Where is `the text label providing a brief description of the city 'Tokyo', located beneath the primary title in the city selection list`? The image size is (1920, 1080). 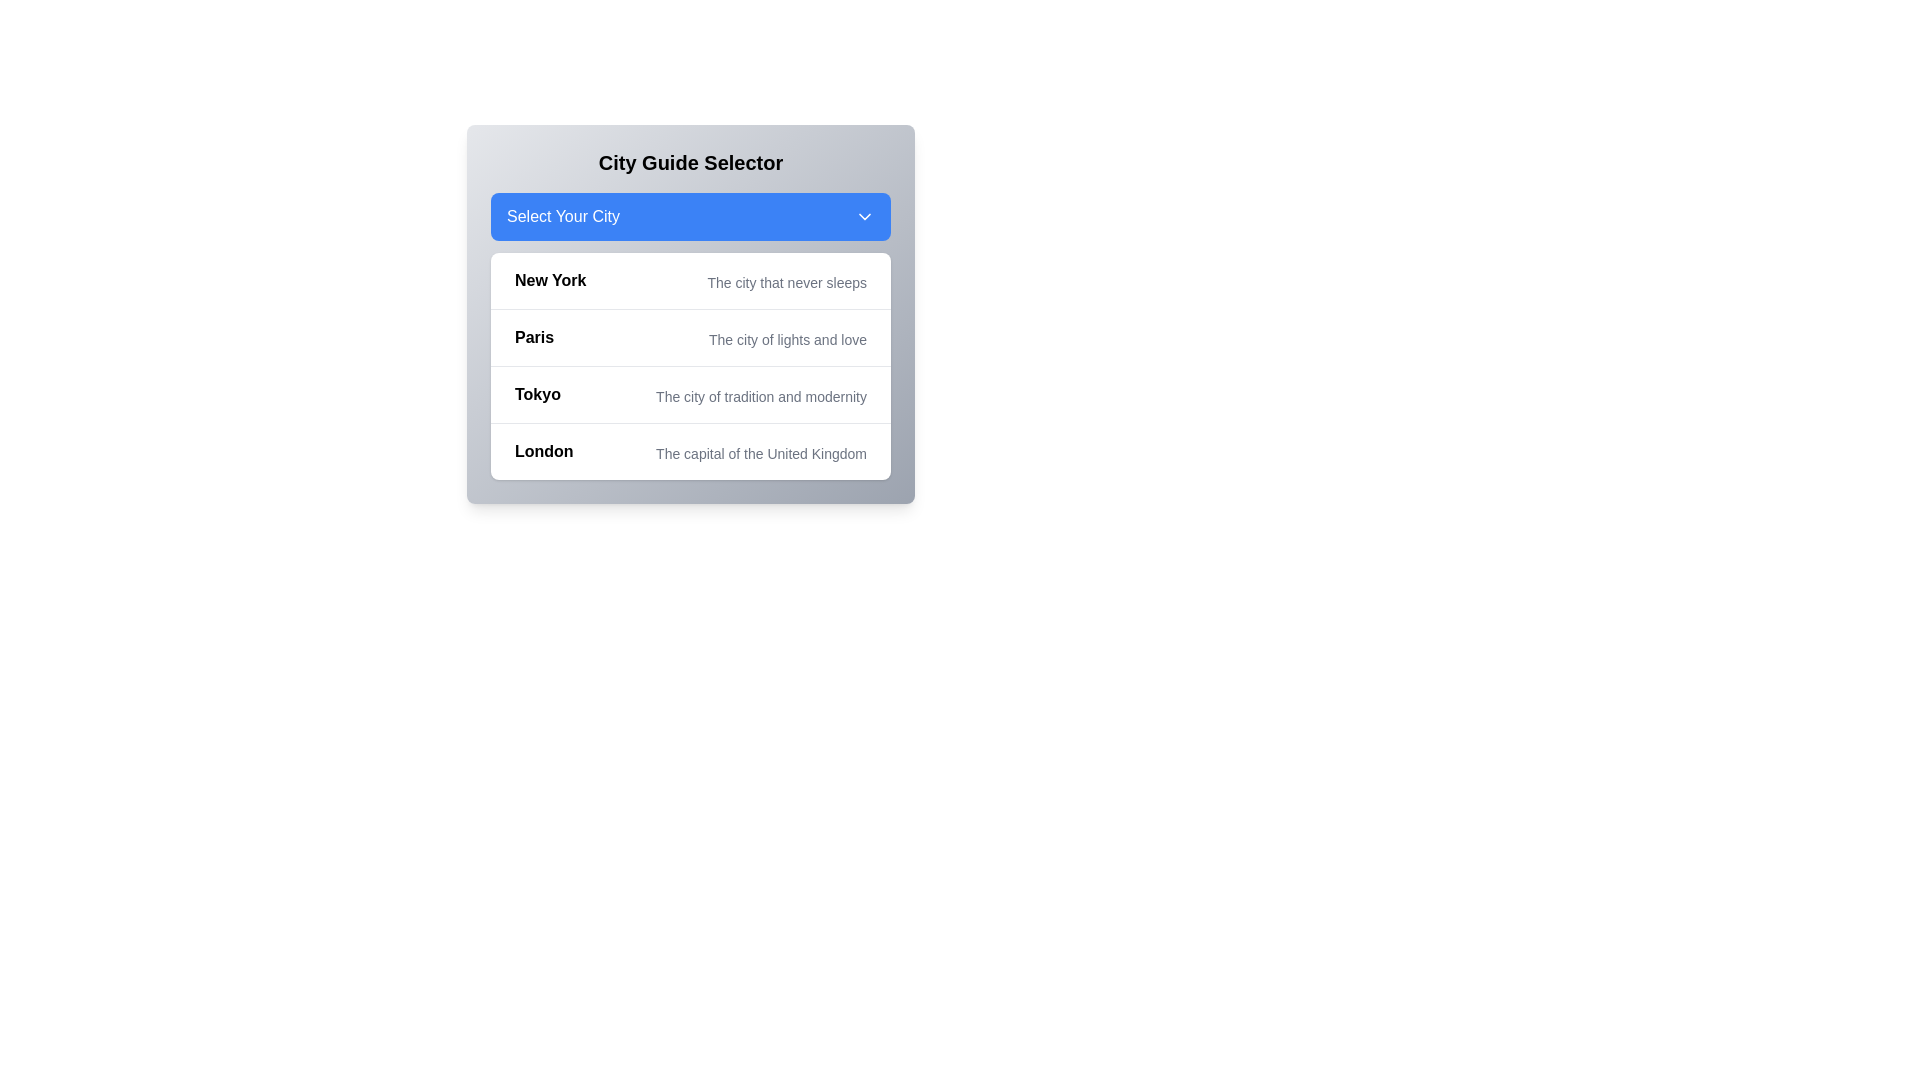
the text label providing a brief description of the city 'Tokyo', located beneath the primary title in the city selection list is located at coordinates (760, 397).